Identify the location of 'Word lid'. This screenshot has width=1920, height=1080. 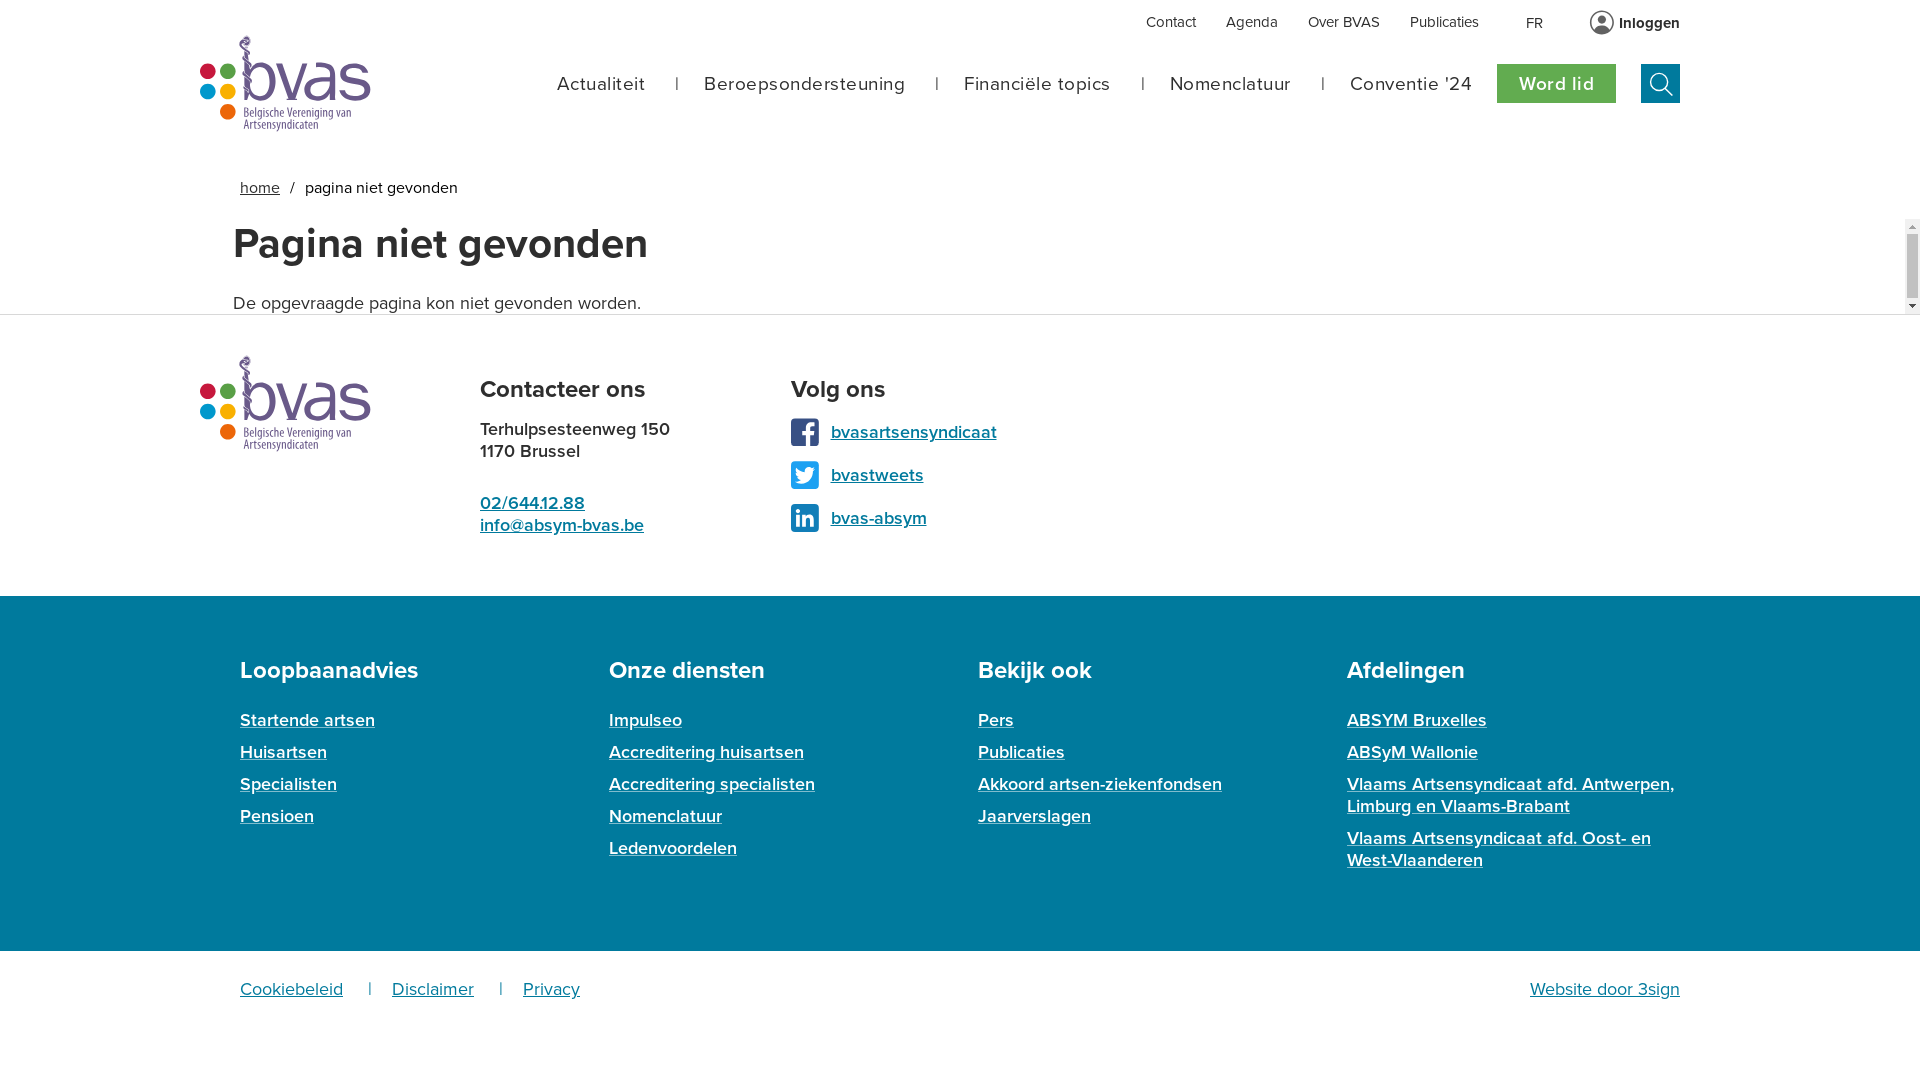
(1555, 82).